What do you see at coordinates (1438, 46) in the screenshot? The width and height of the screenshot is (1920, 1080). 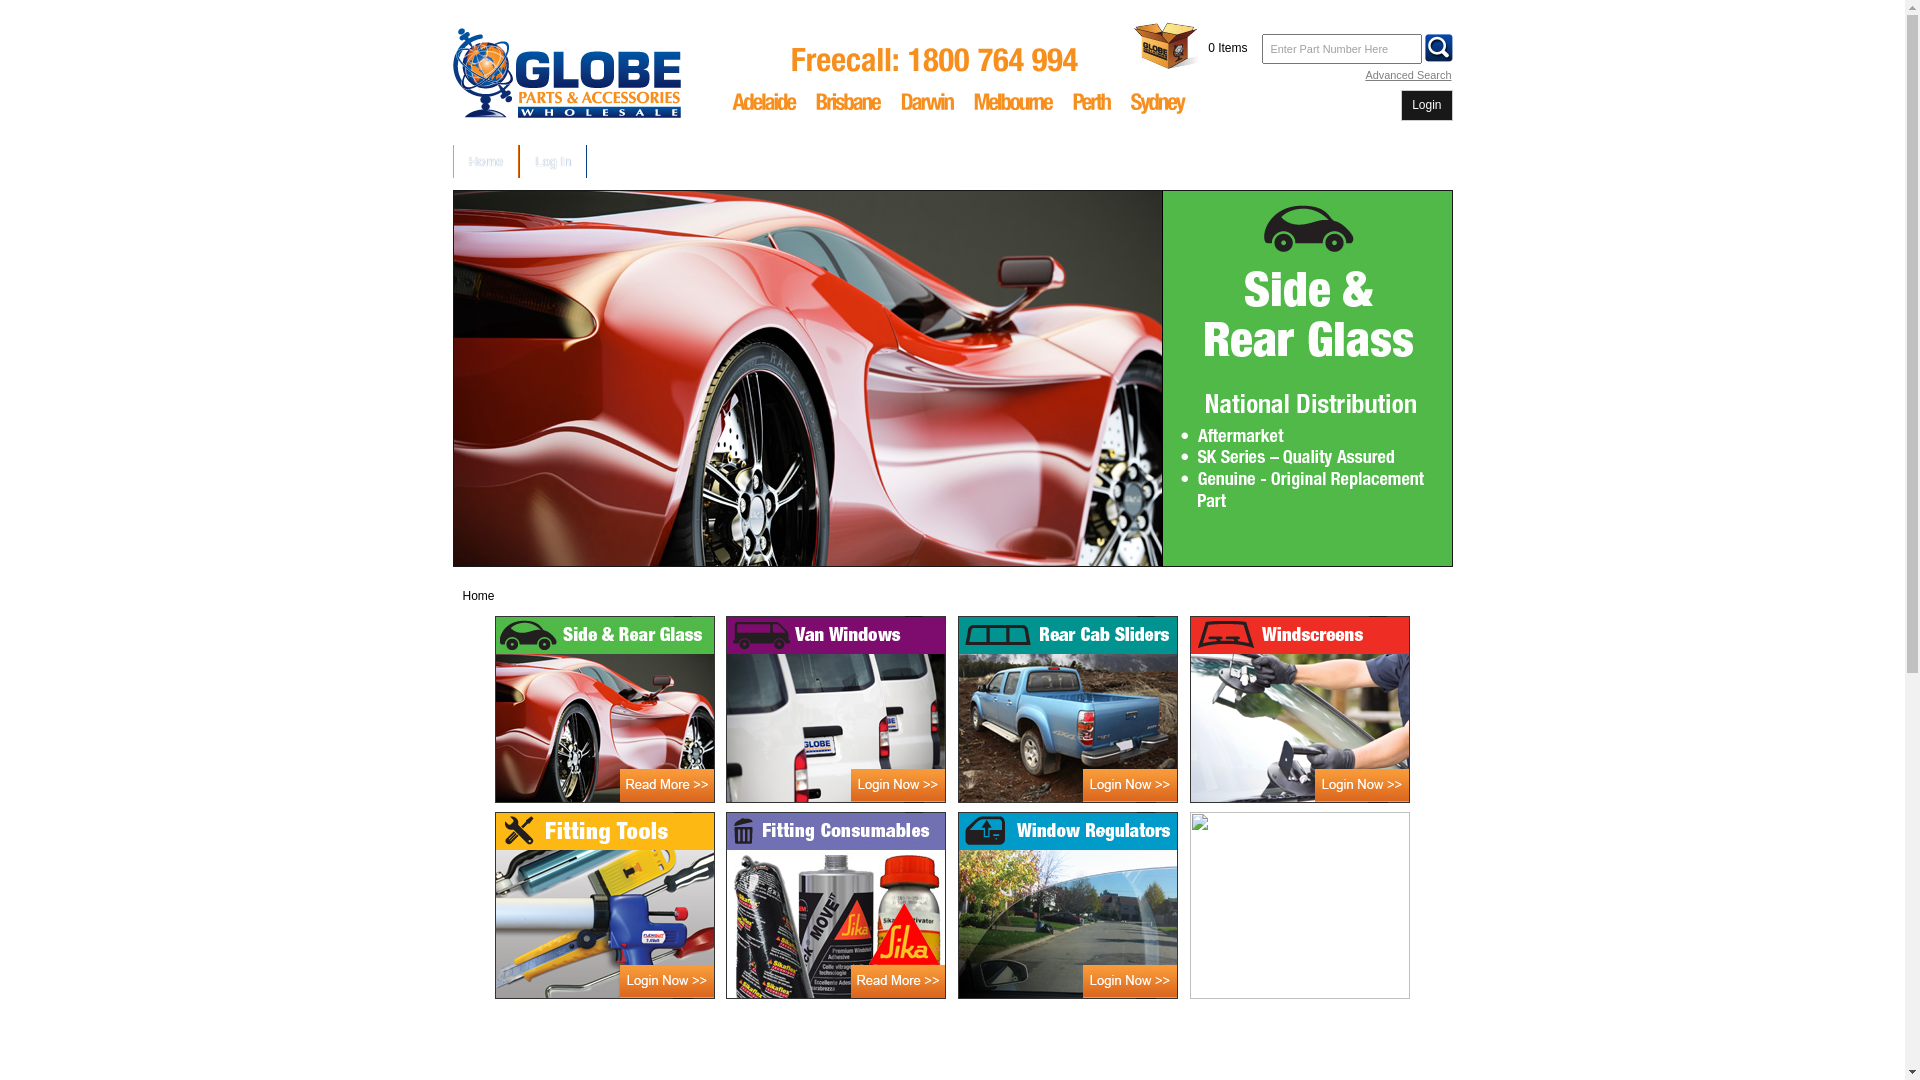 I see `'Search'` at bounding box center [1438, 46].